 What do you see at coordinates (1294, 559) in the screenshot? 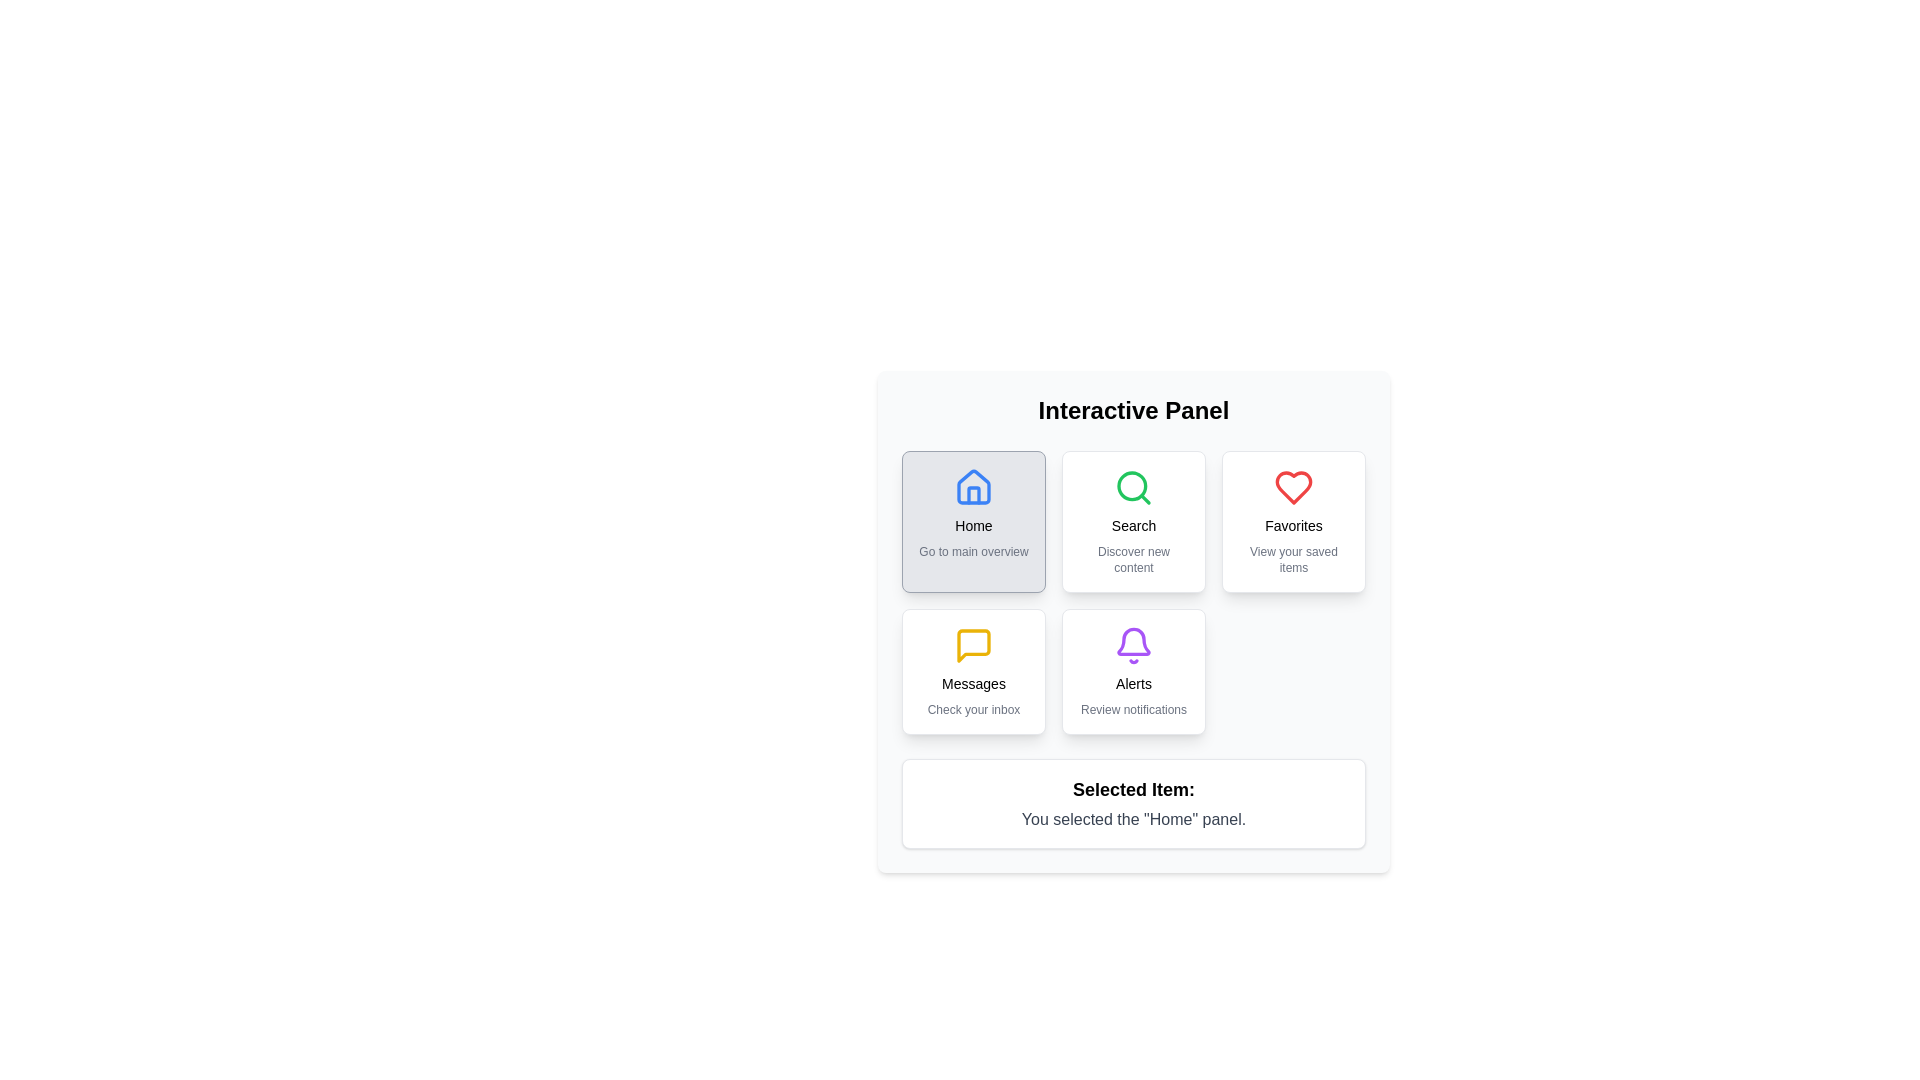
I see `the text label that provides additional context for the 'Favorites' option, positioned beneath the 'Favorites' label within the user interface panel` at bounding box center [1294, 559].